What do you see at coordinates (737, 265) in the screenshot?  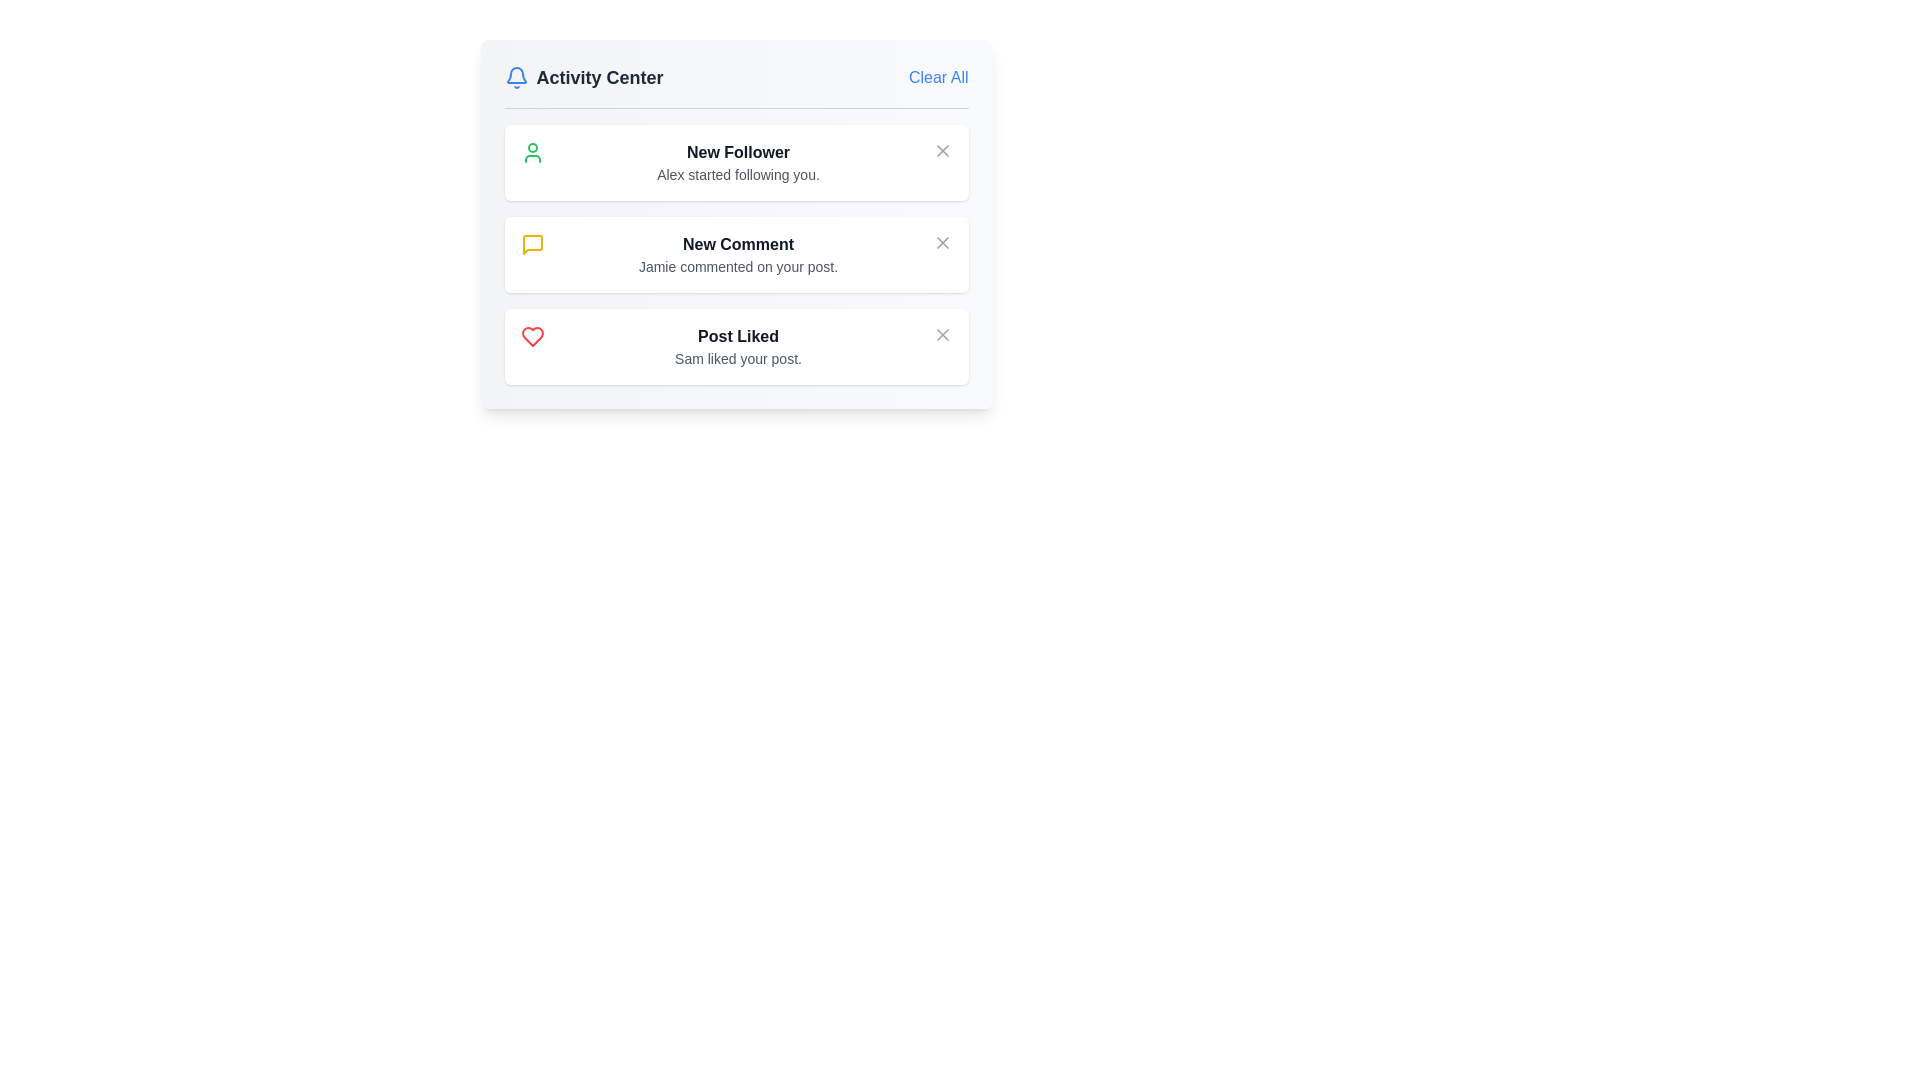 I see `the Text label that provides additional information about a comment on the user's post, positioned below 'New Comment' within the notifications list` at bounding box center [737, 265].